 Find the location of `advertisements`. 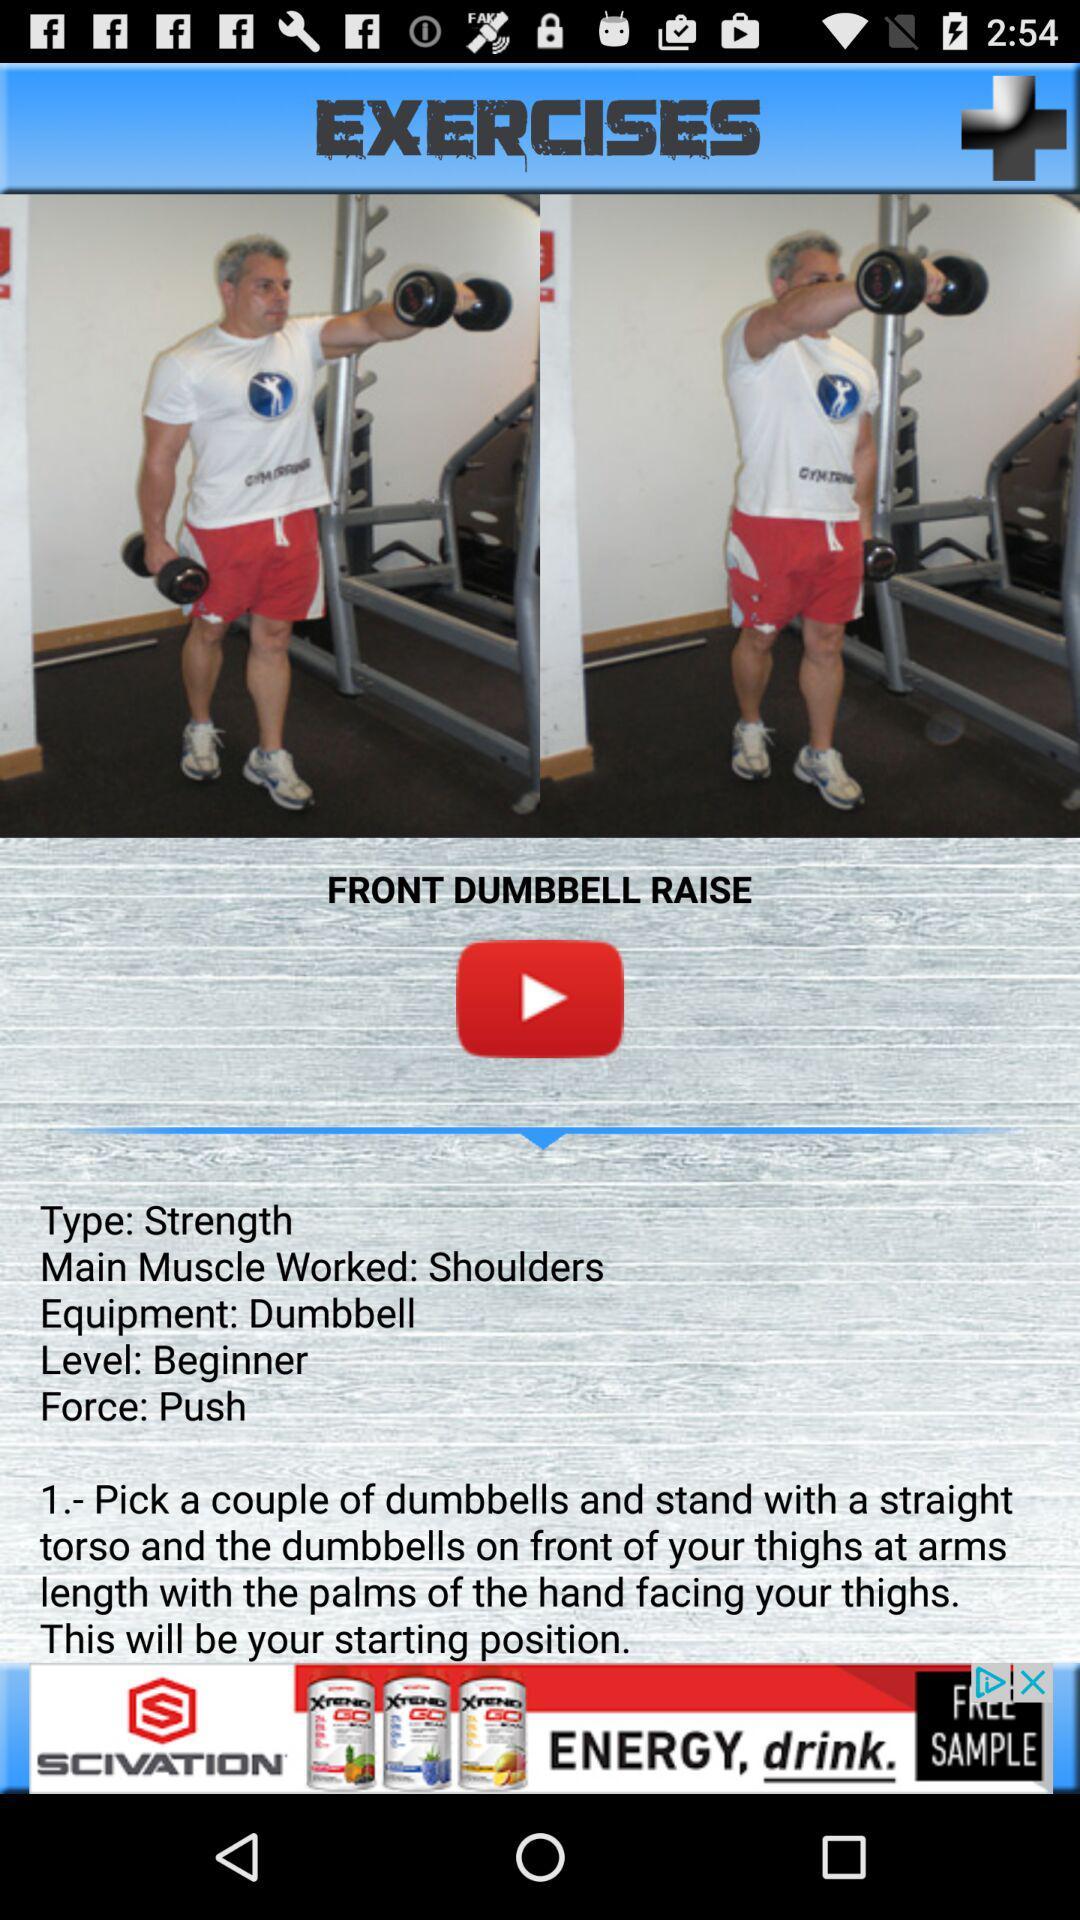

advertisements is located at coordinates (540, 1727).